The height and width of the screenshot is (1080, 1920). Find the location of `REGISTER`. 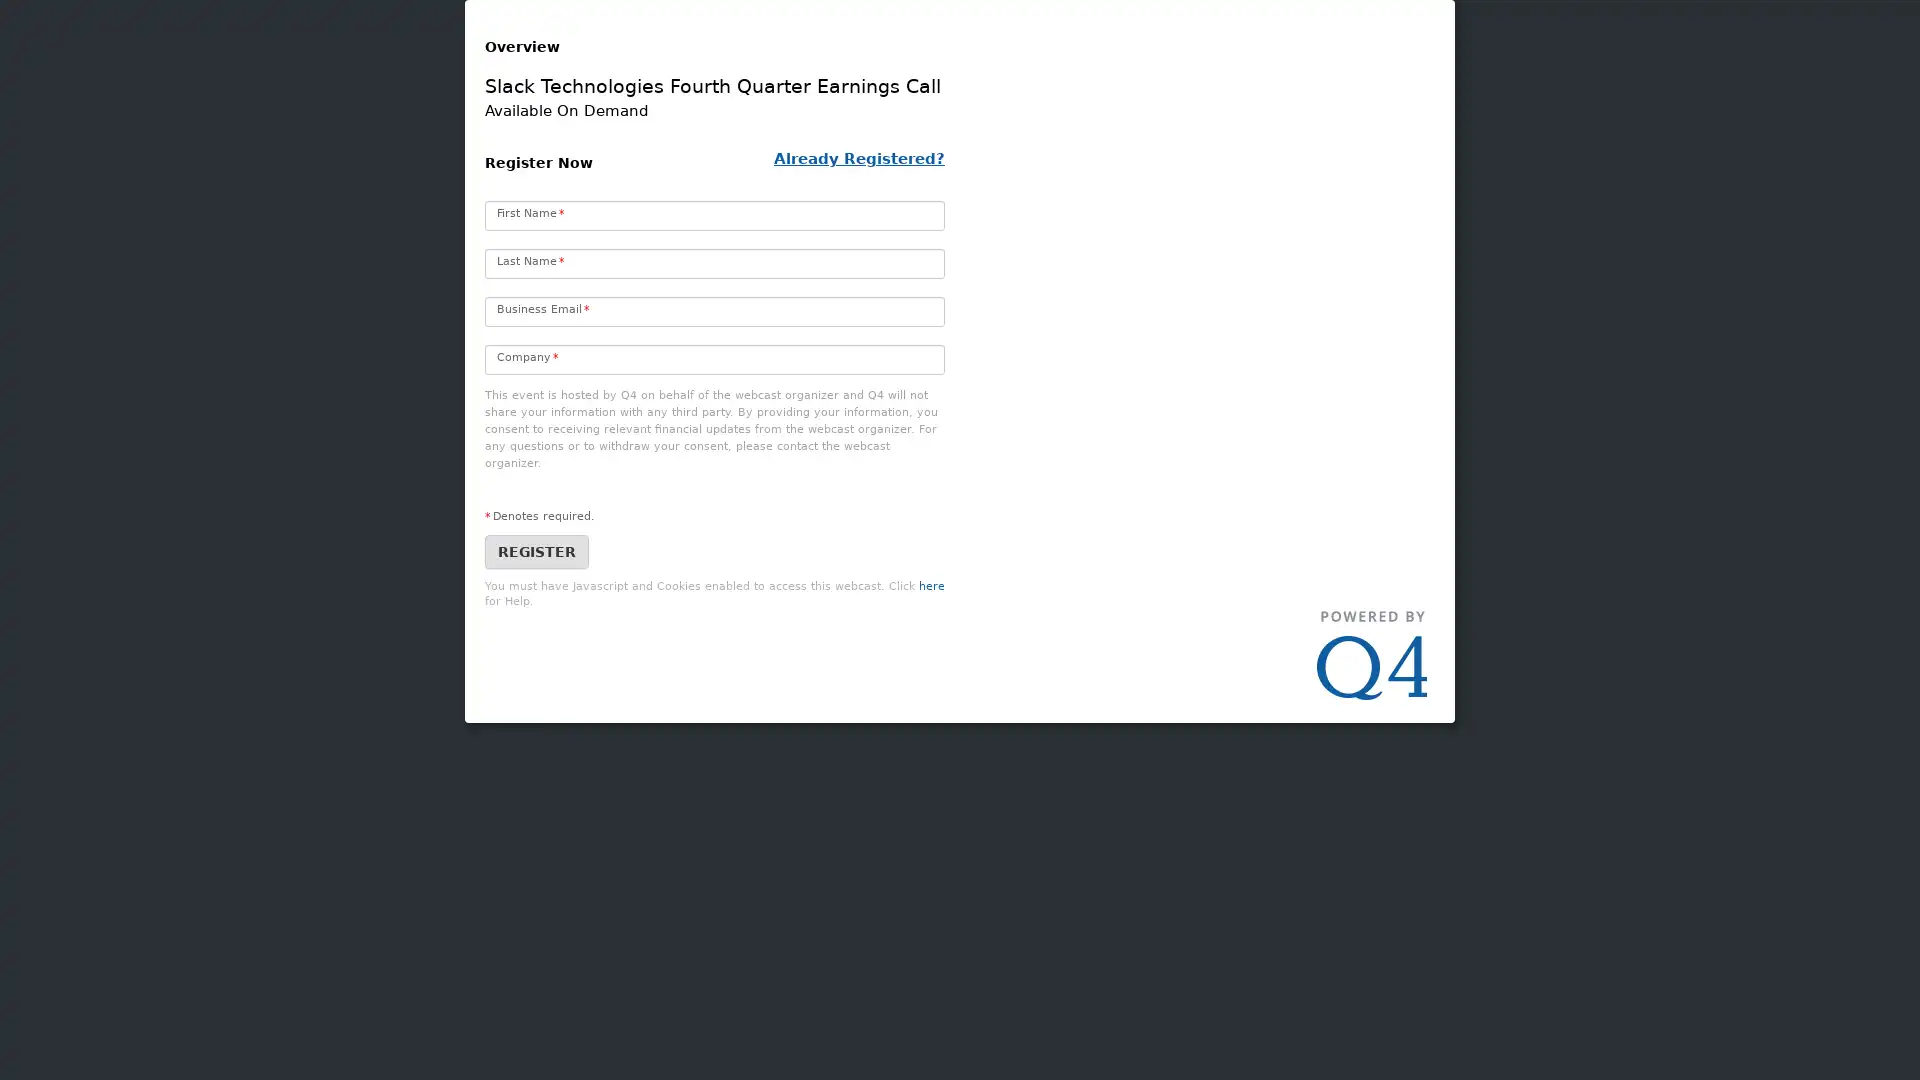

REGISTER is located at coordinates (537, 671).